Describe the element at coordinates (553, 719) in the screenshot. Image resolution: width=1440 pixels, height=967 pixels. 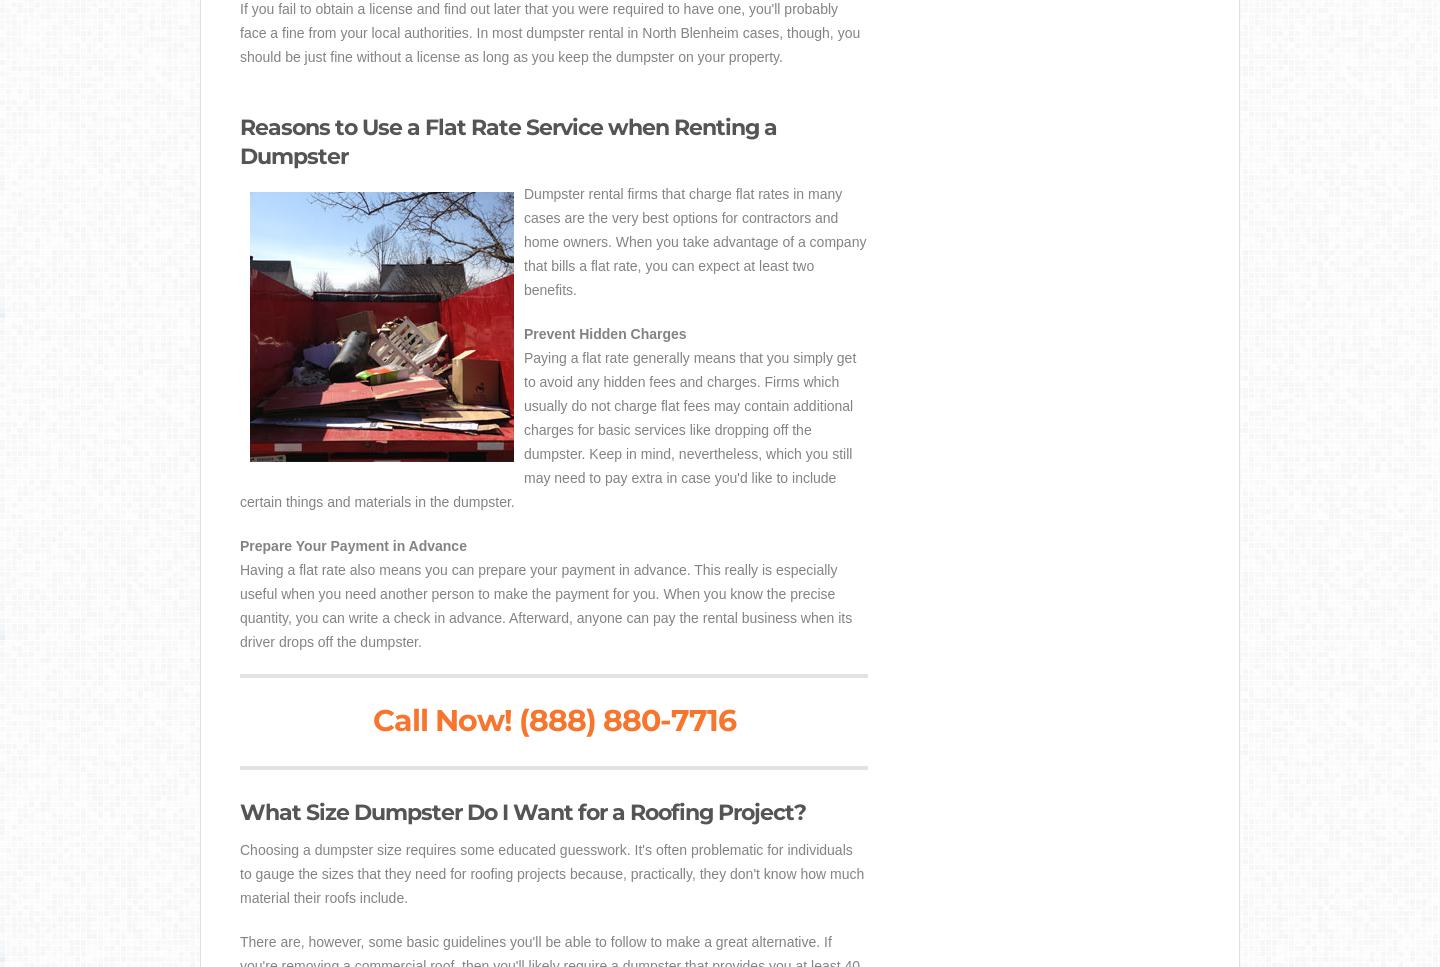
I see `'Call Now! (888) 880-7716'` at that location.